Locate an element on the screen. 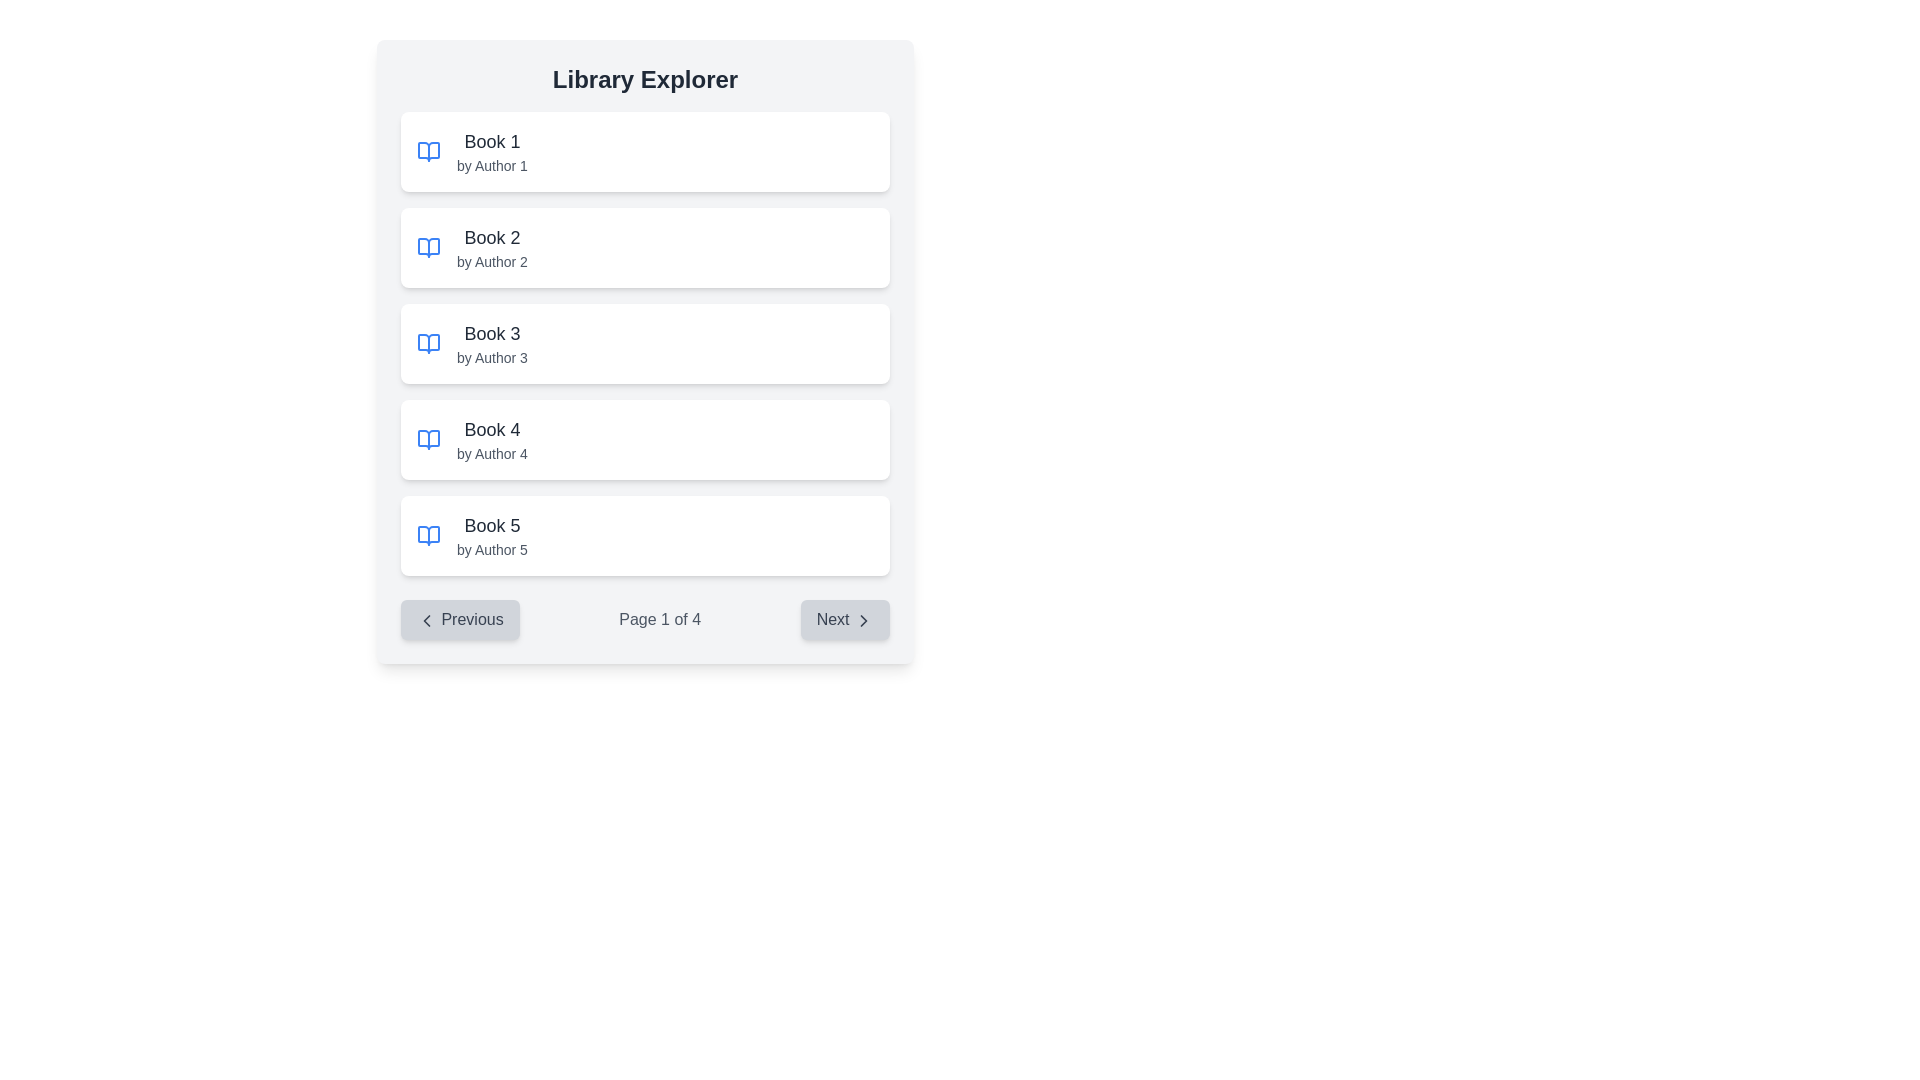 The height and width of the screenshot is (1080, 1920). text label displaying 'Book 1' which is bold and dark gray, located at the top of the first book card is located at coordinates (492, 141).